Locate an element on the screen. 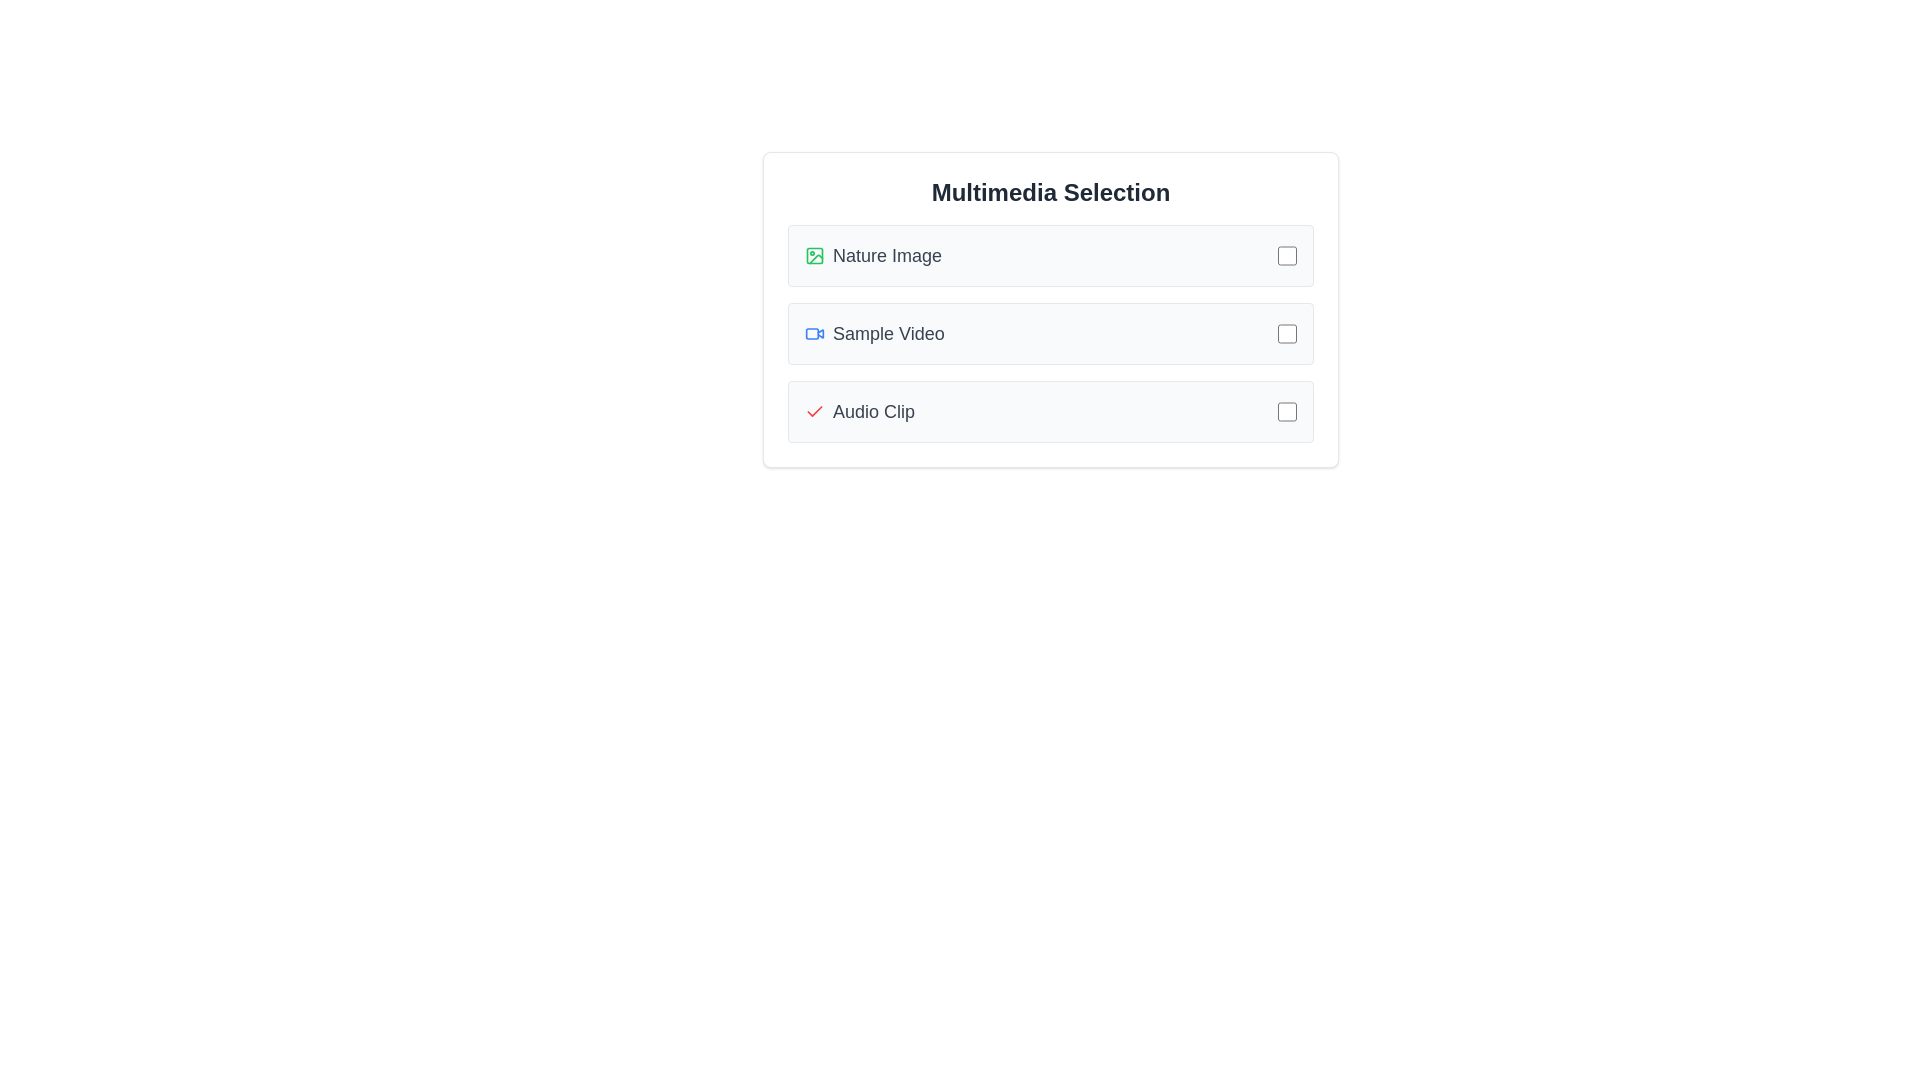 The image size is (1920, 1080). the checkbox associated with the 'Nature Image' list item for keyboard interaction is located at coordinates (1287, 254).